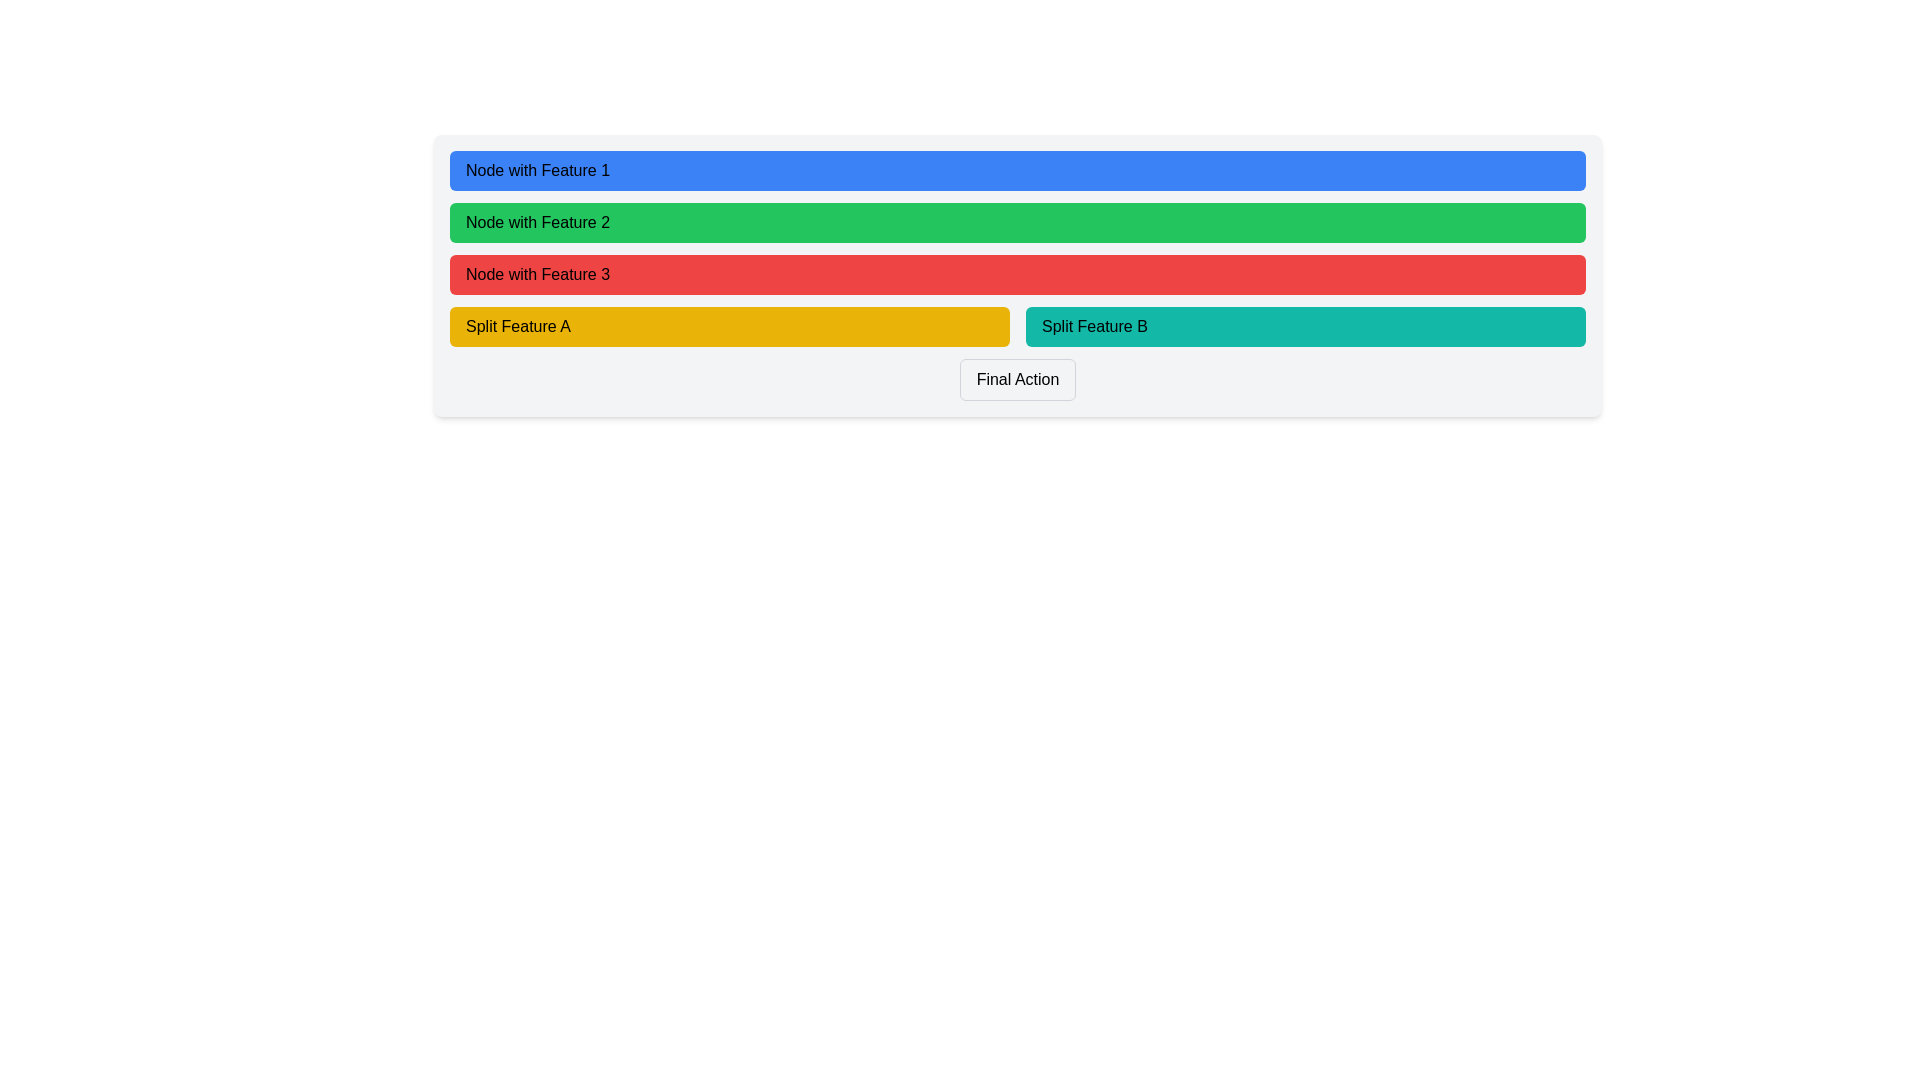 The height and width of the screenshot is (1080, 1920). What do you see at coordinates (728, 326) in the screenshot?
I see `the left button labeled 'Split Feature A' located towards the bottom-left part of the central region` at bounding box center [728, 326].